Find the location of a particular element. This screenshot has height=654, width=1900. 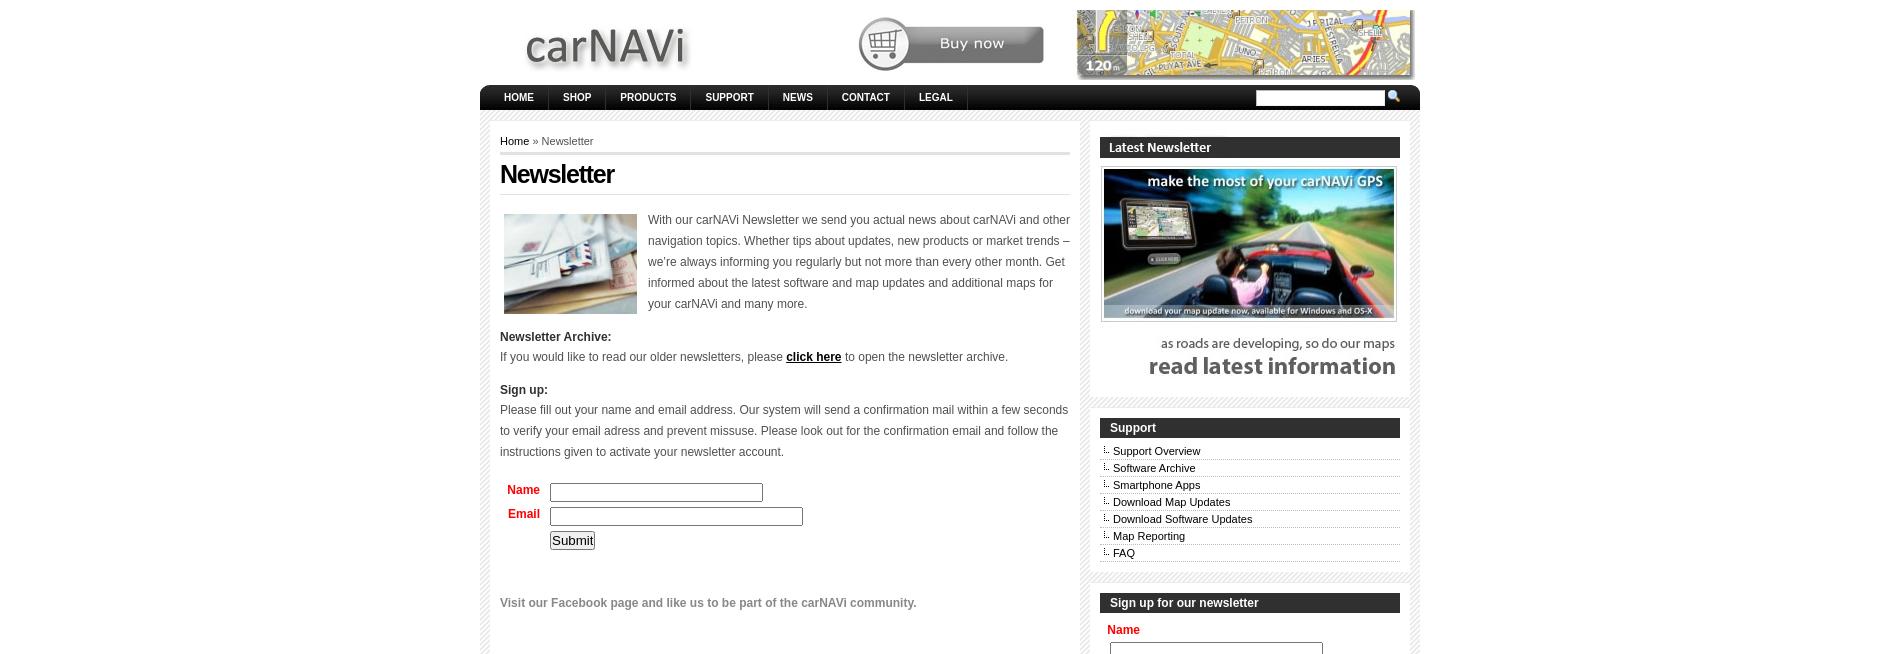

'Please fill out your name and email address. Our system will send a confirmation mail within a few seconds to verify your email adress and prevent missuse. Please look out for the confirmation email and follow the instructions given to activate your newsletter account.' is located at coordinates (500, 430).